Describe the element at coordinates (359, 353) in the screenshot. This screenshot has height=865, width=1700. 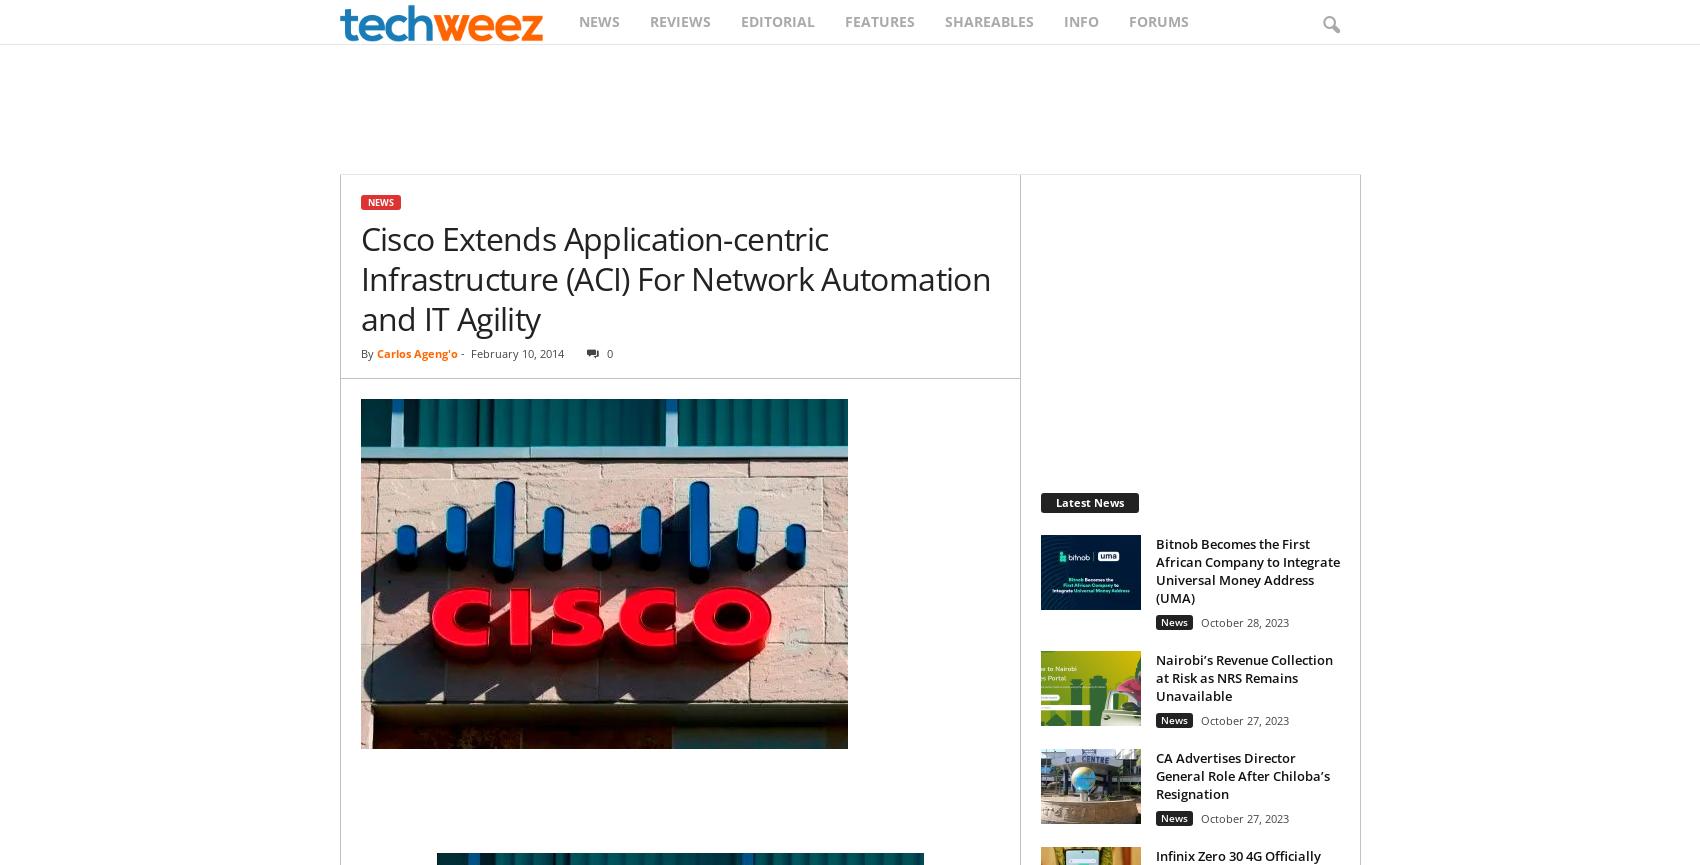
I see `'By'` at that location.